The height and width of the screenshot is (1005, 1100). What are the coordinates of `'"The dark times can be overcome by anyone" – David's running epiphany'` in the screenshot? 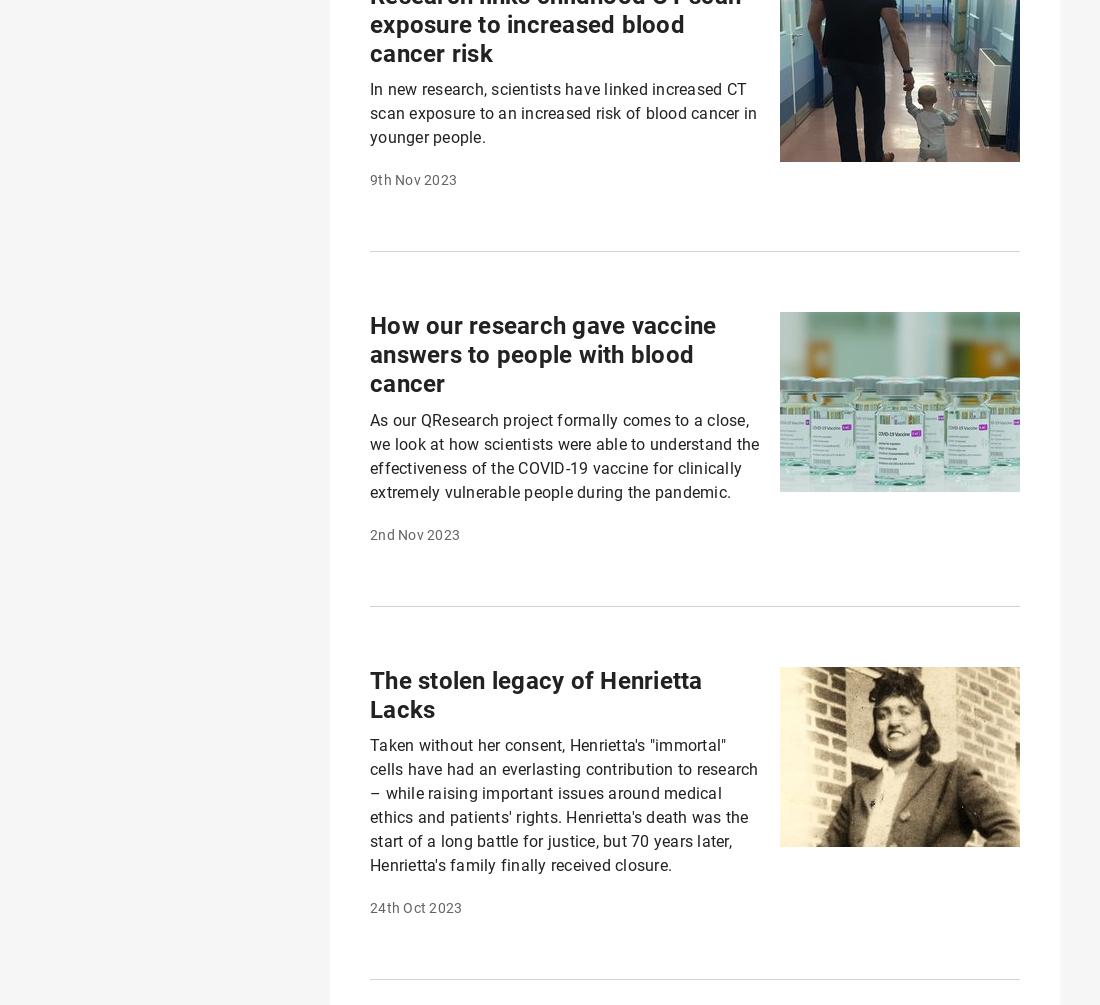 It's located at (671, 220).